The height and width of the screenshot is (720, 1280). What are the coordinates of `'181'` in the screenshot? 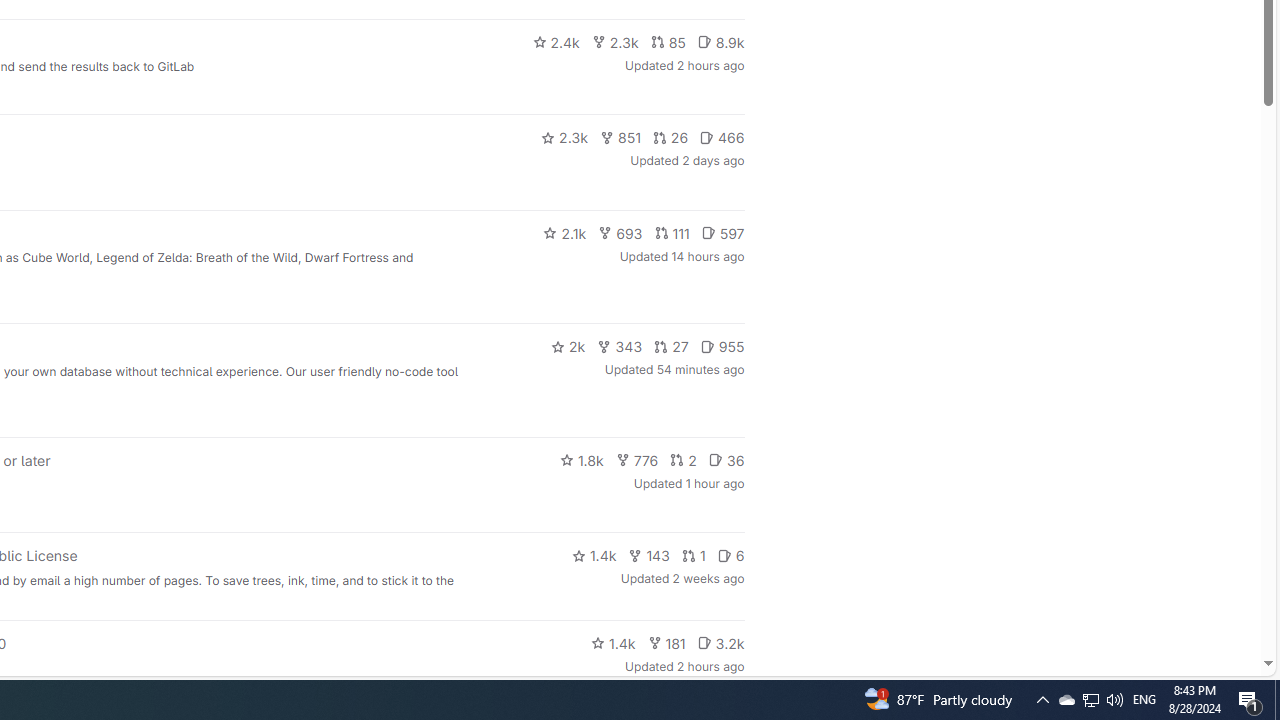 It's located at (666, 642).